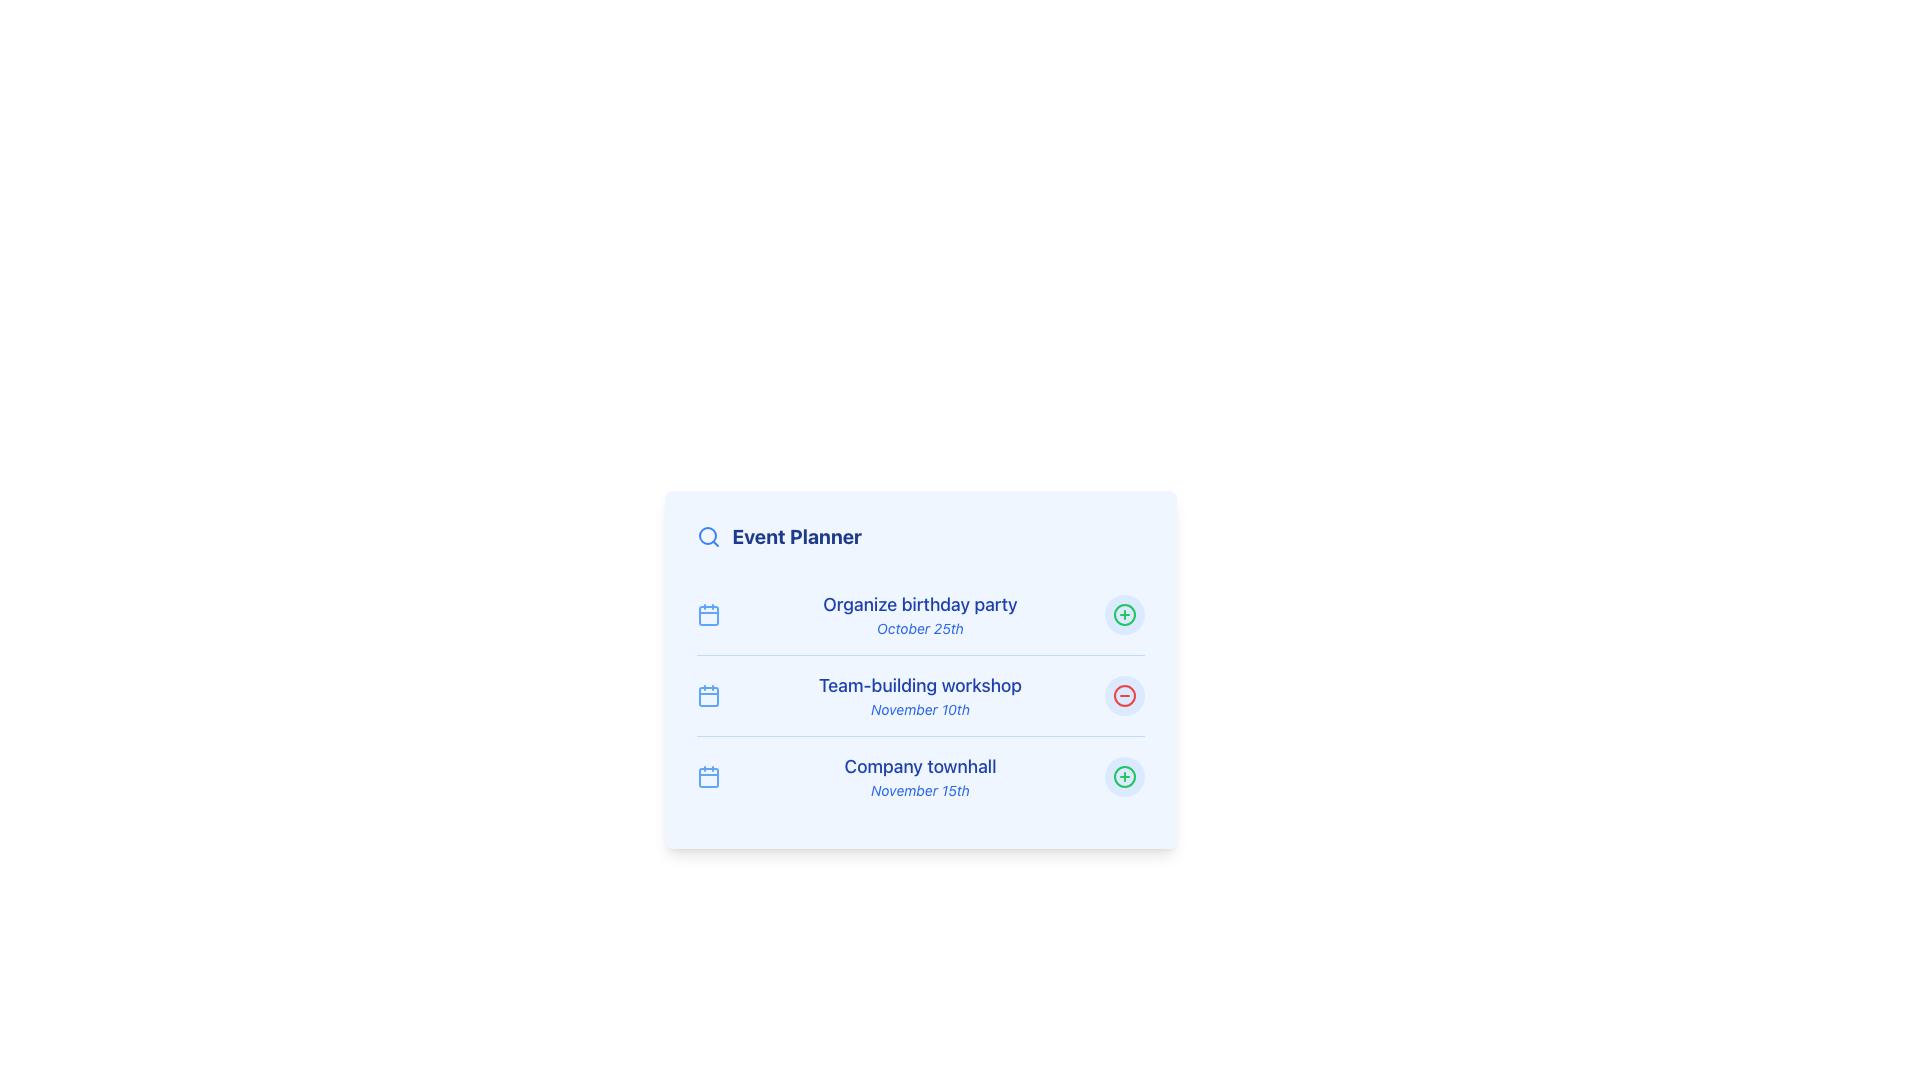 The height and width of the screenshot is (1080, 1920). Describe the element at coordinates (919, 694) in the screenshot. I see `the Text Label displaying 'Team-building workshop' and 'November 10th', located in the 'Event Planner' section, which is the second item in the list` at that location.